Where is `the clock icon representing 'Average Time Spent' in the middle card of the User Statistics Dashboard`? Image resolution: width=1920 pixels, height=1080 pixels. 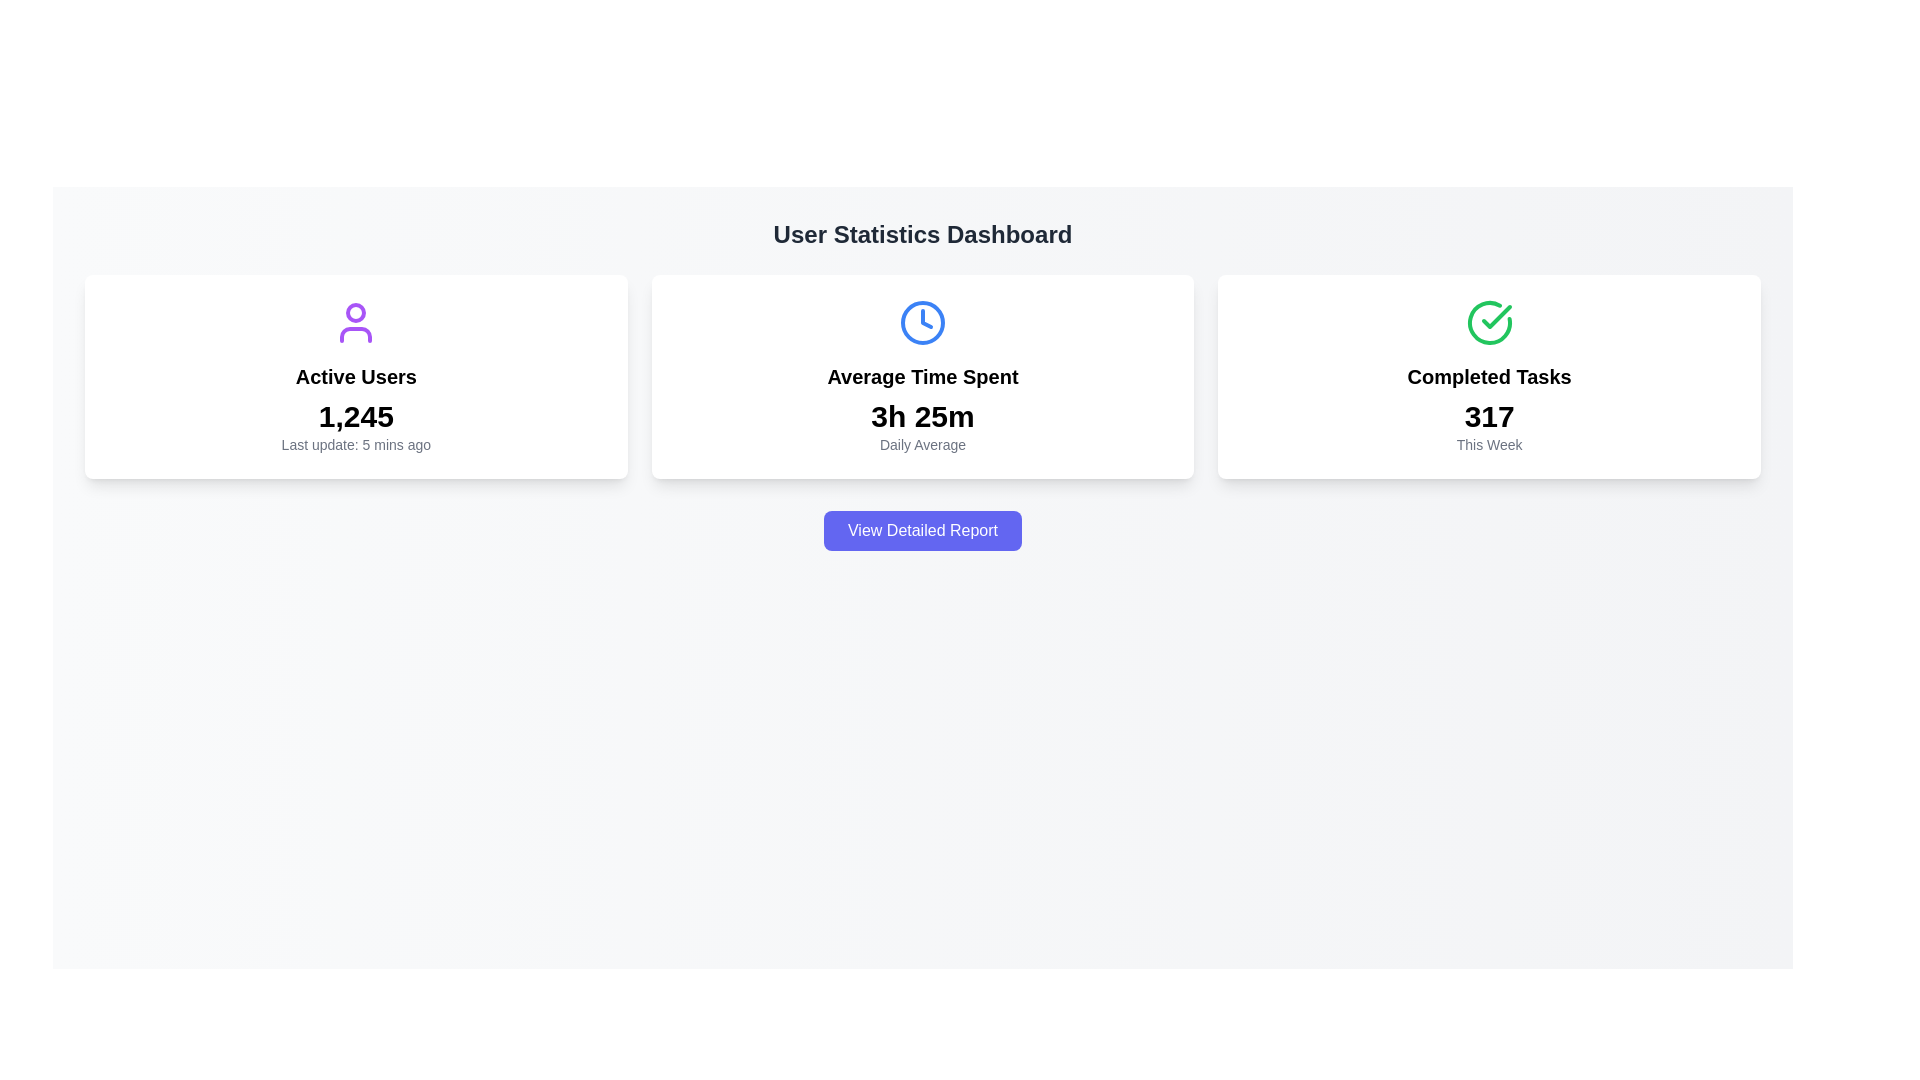 the clock icon representing 'Average Time Spent' in the middle card of the User Statistics Dashboard is located at coordinates (921, 322).